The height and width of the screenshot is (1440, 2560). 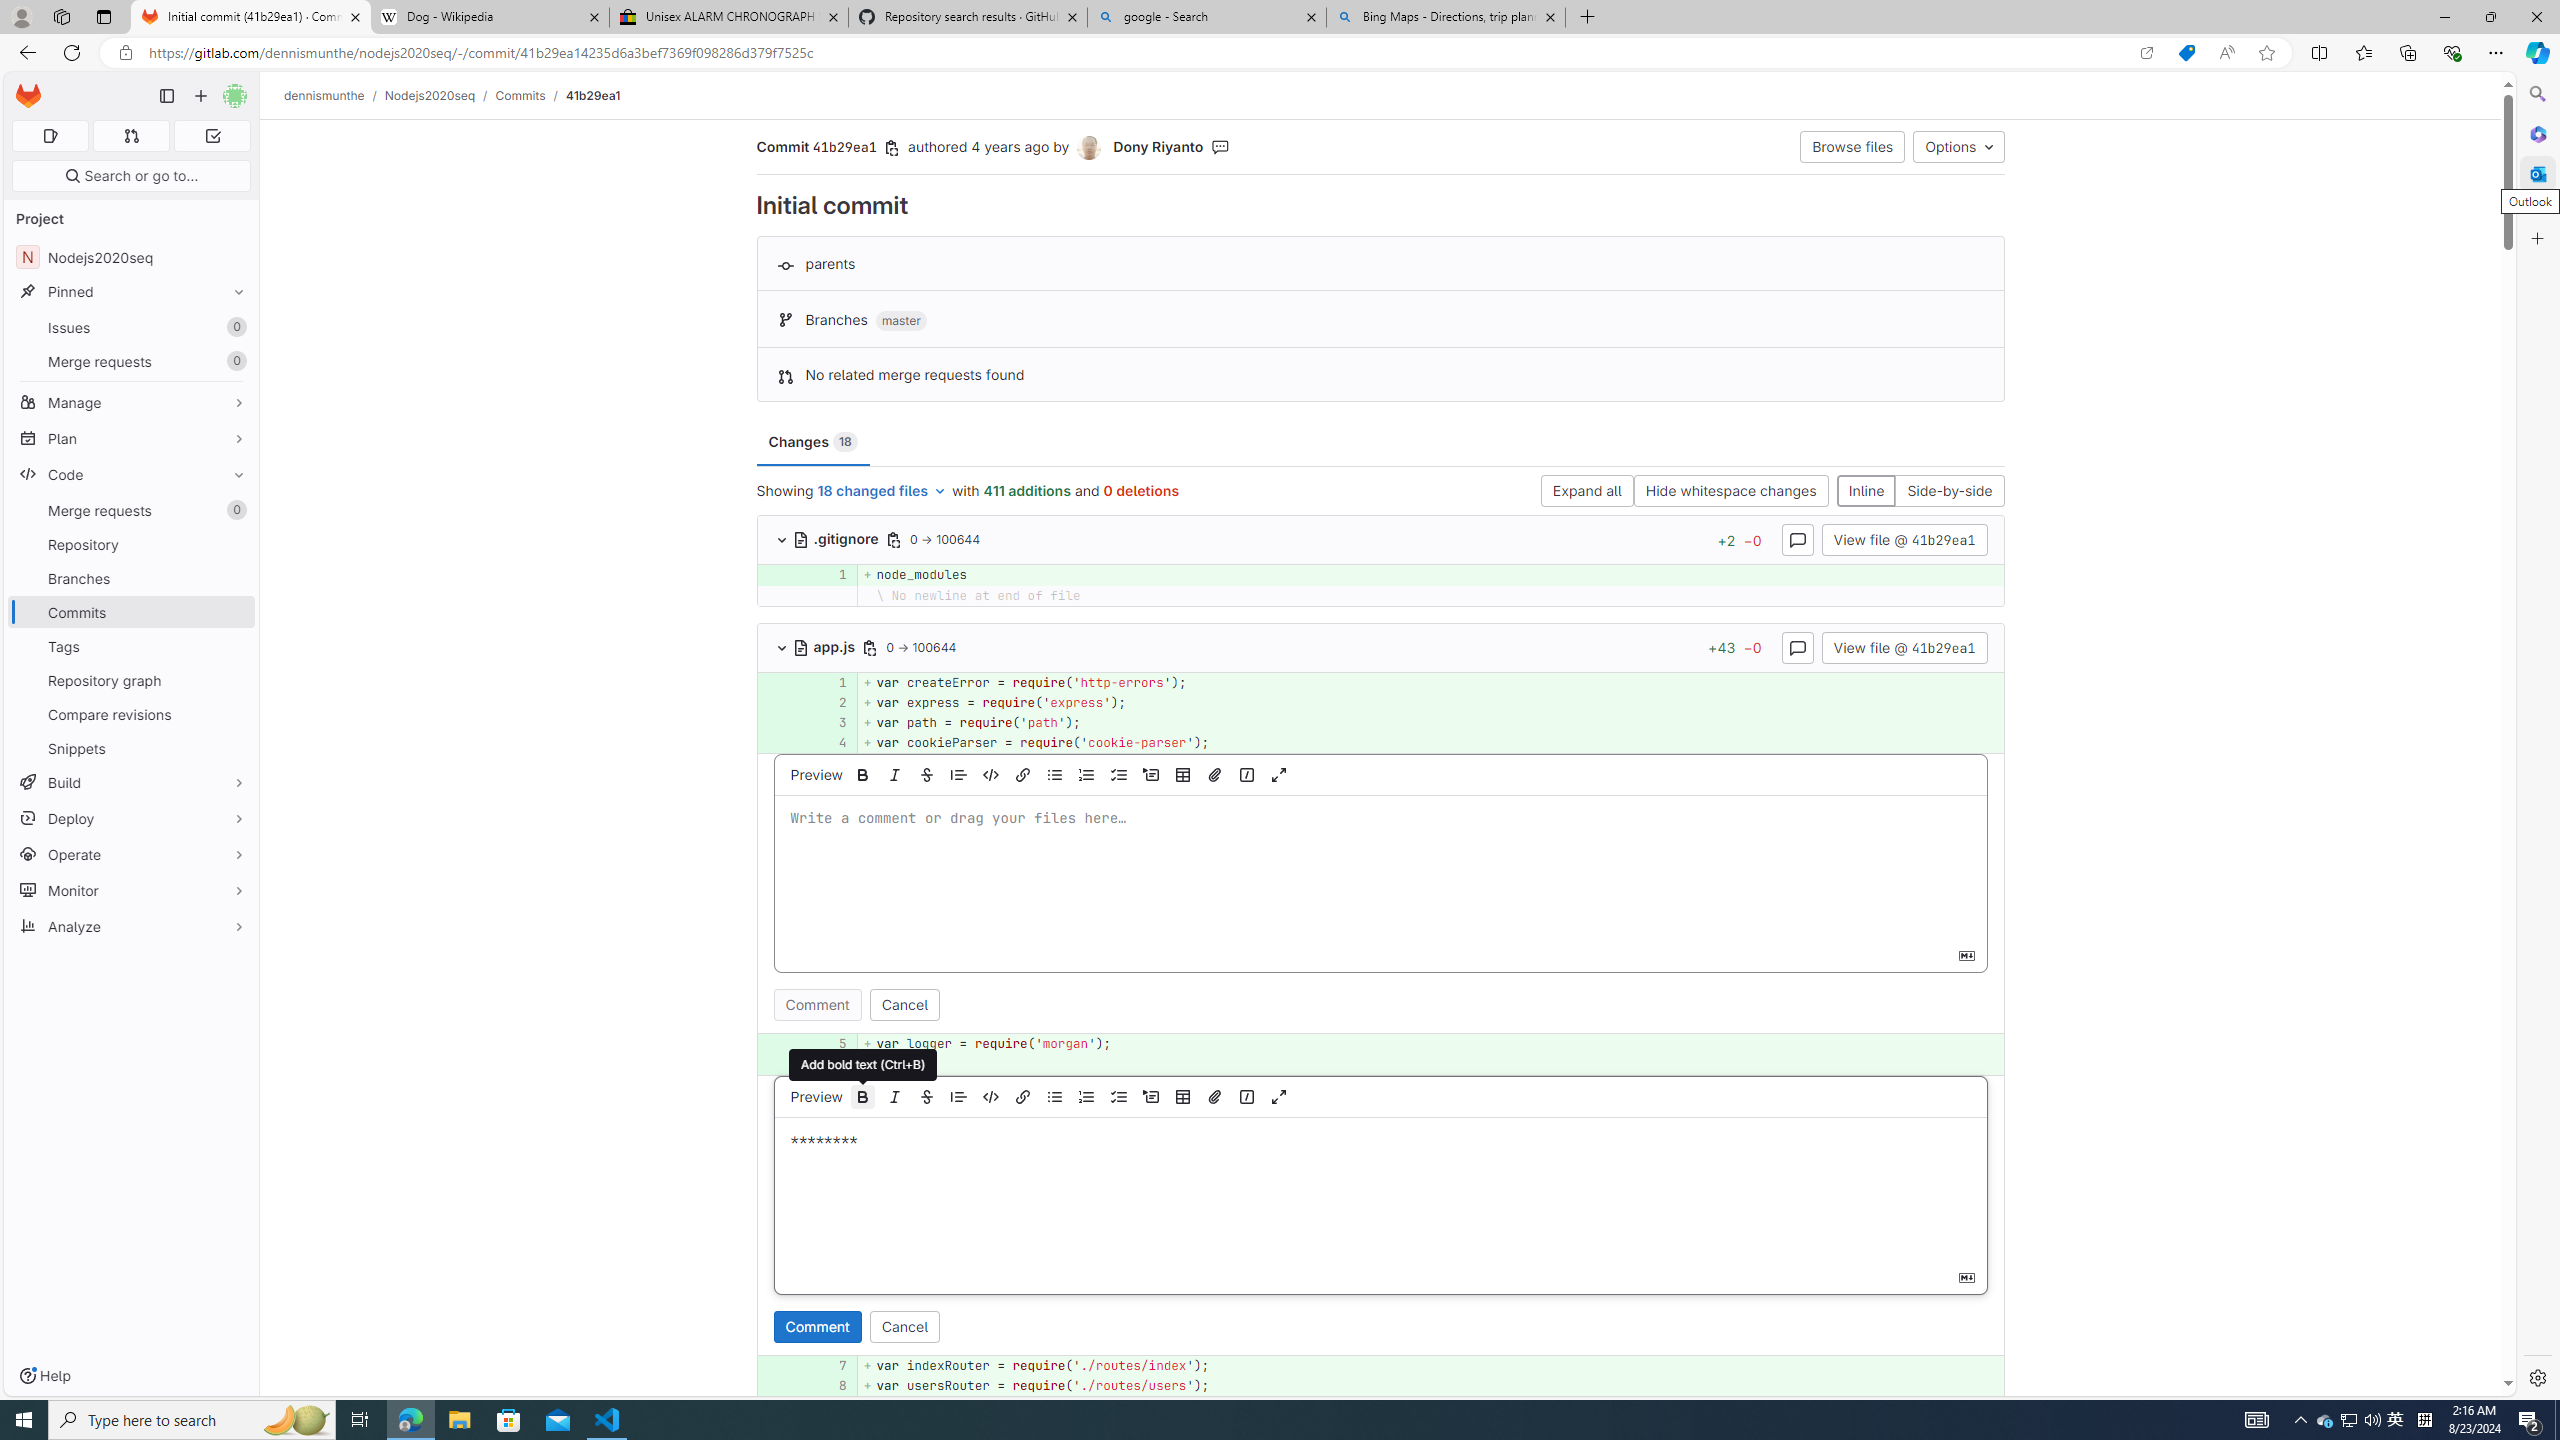 I want to click on '41b29ea1', so click(x=592, y=95).